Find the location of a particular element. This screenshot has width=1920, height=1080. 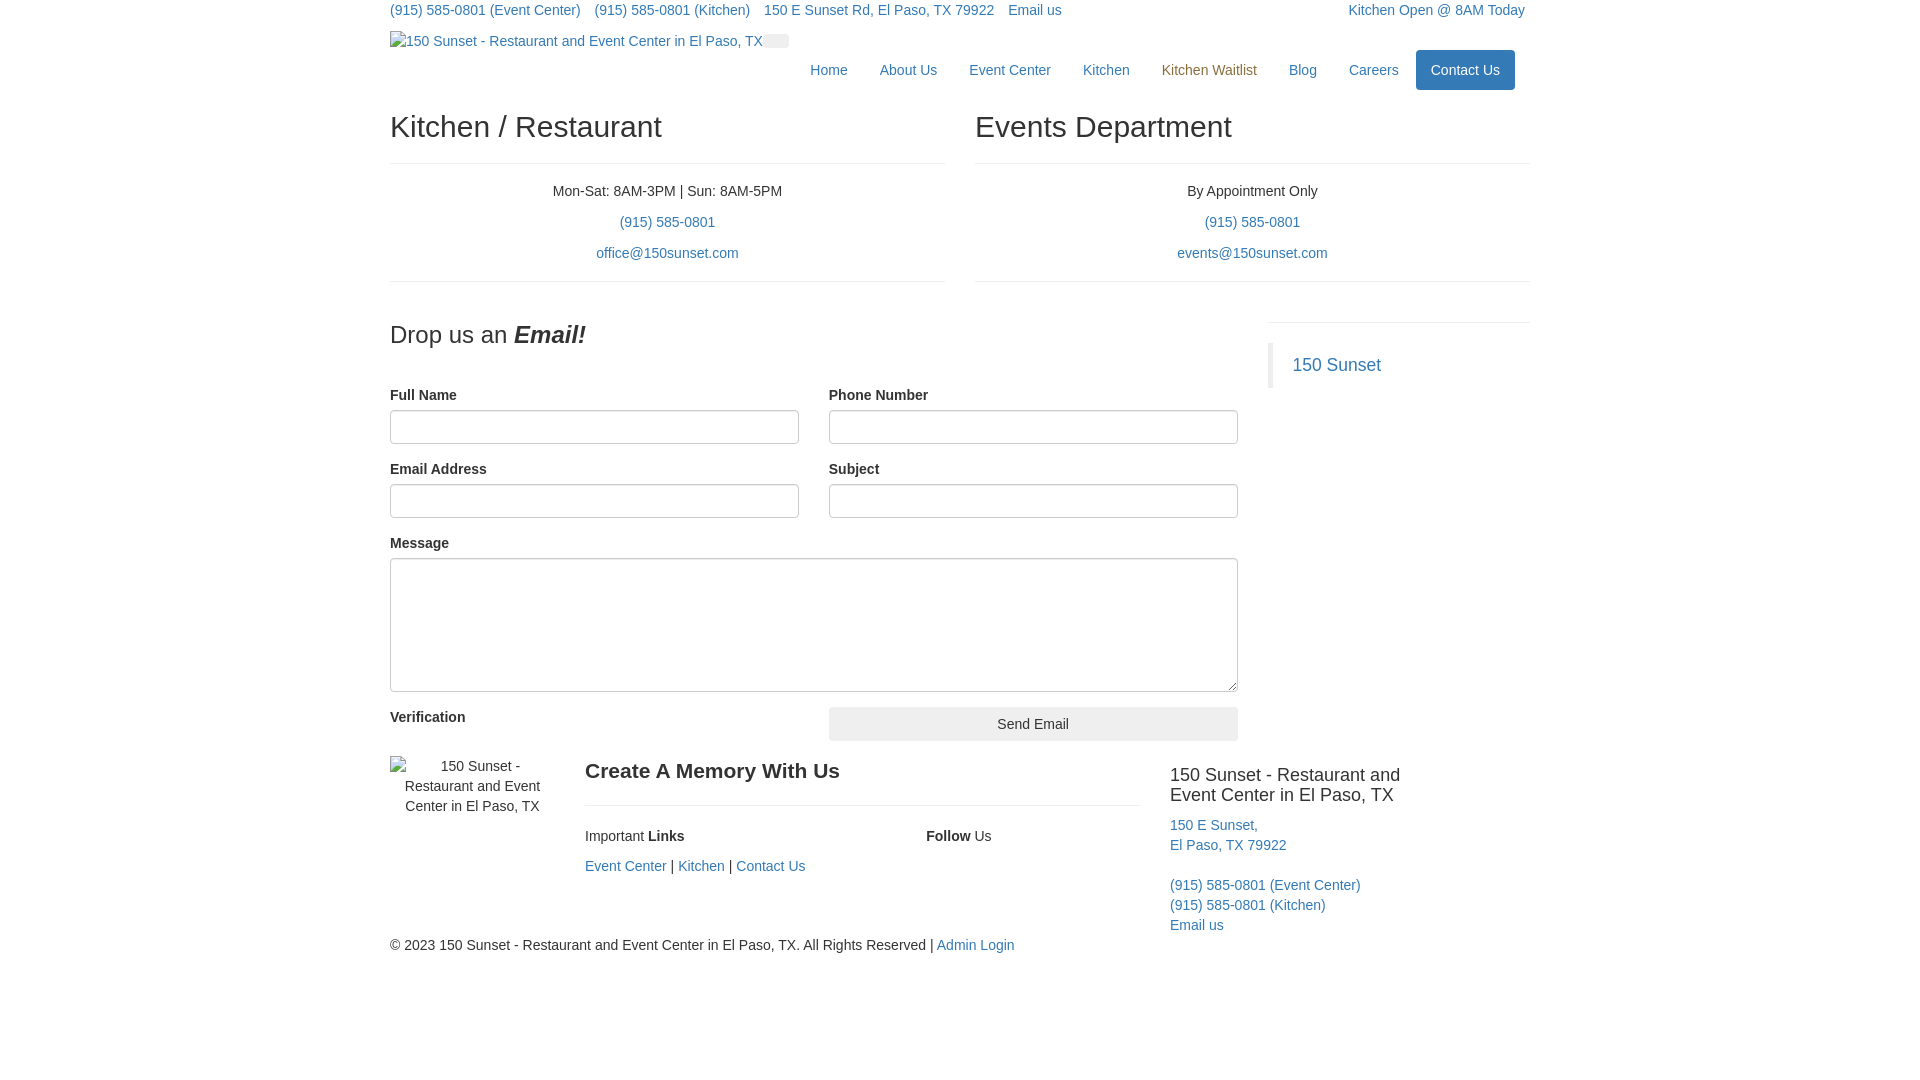

'Send Email' is located at coordinates (1033, 724).